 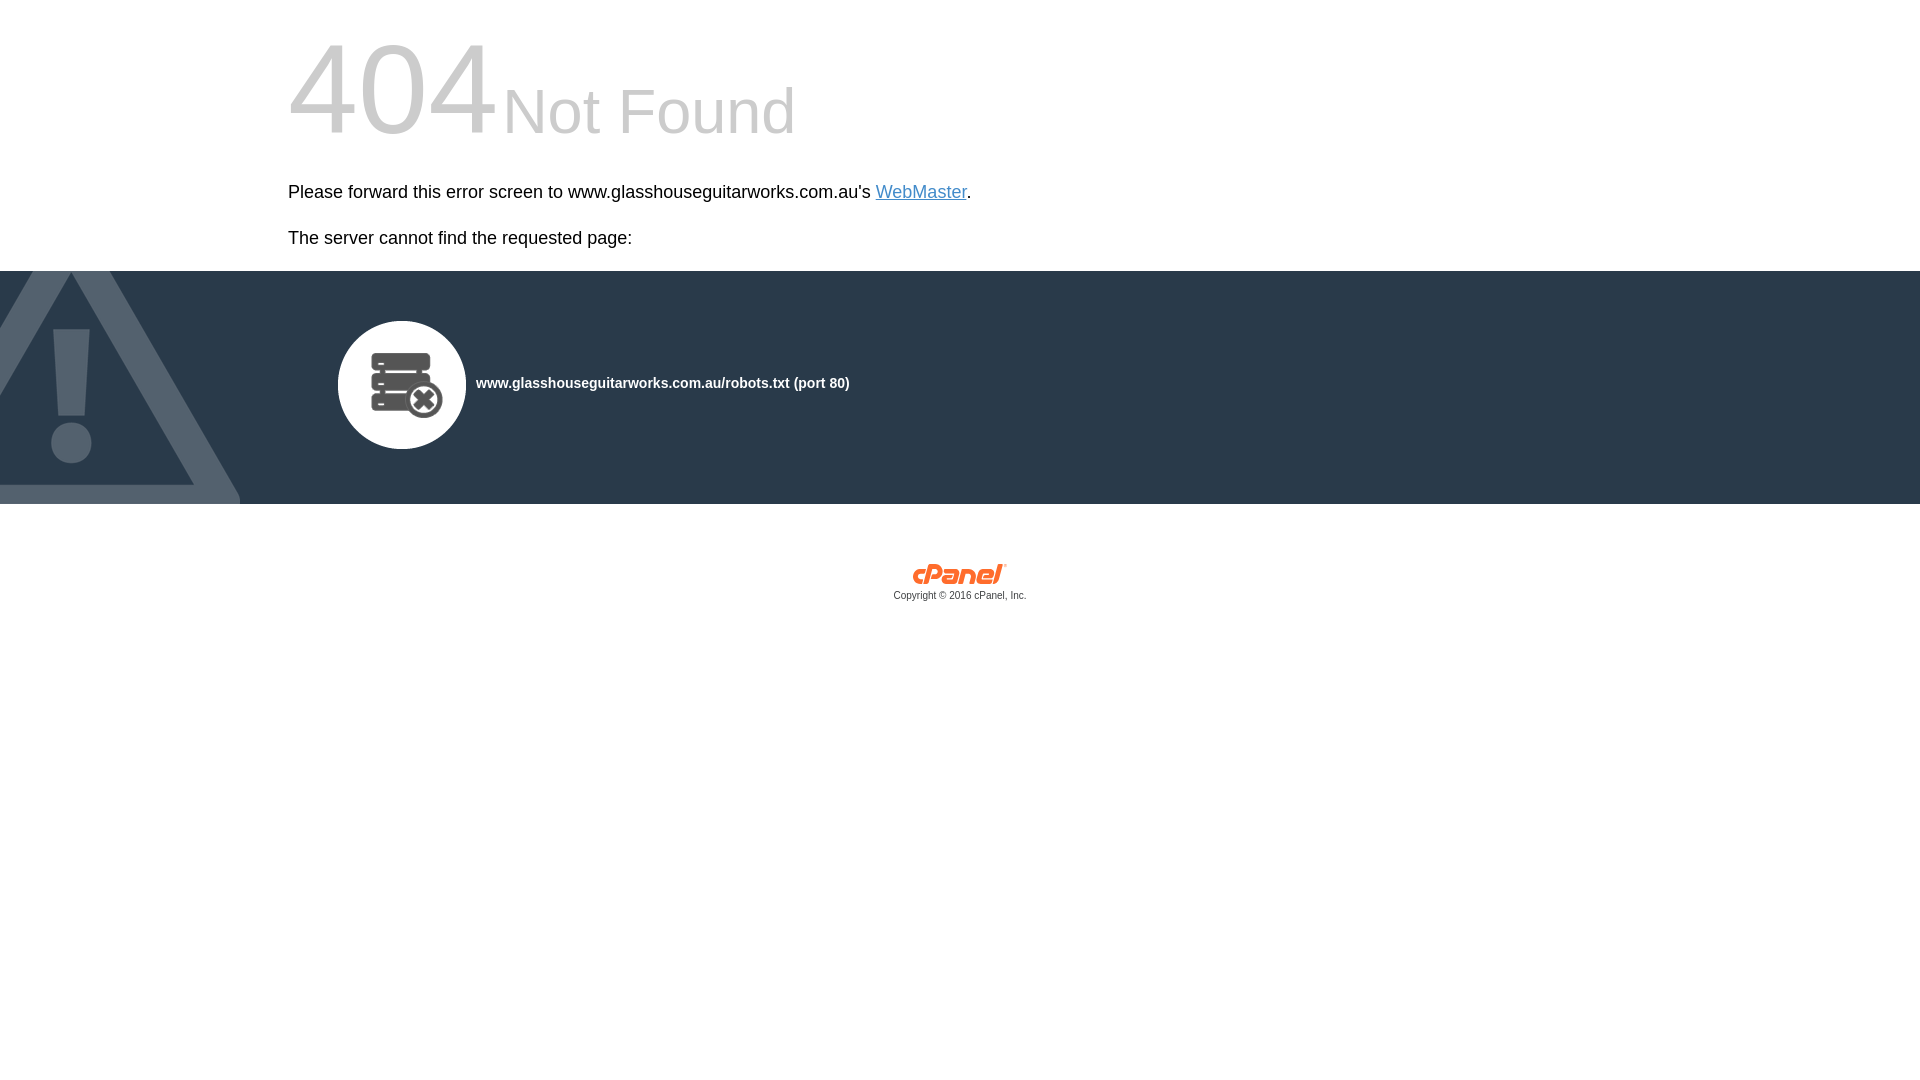 I want to click on 'WebMaster', so click(x=920, y=192).